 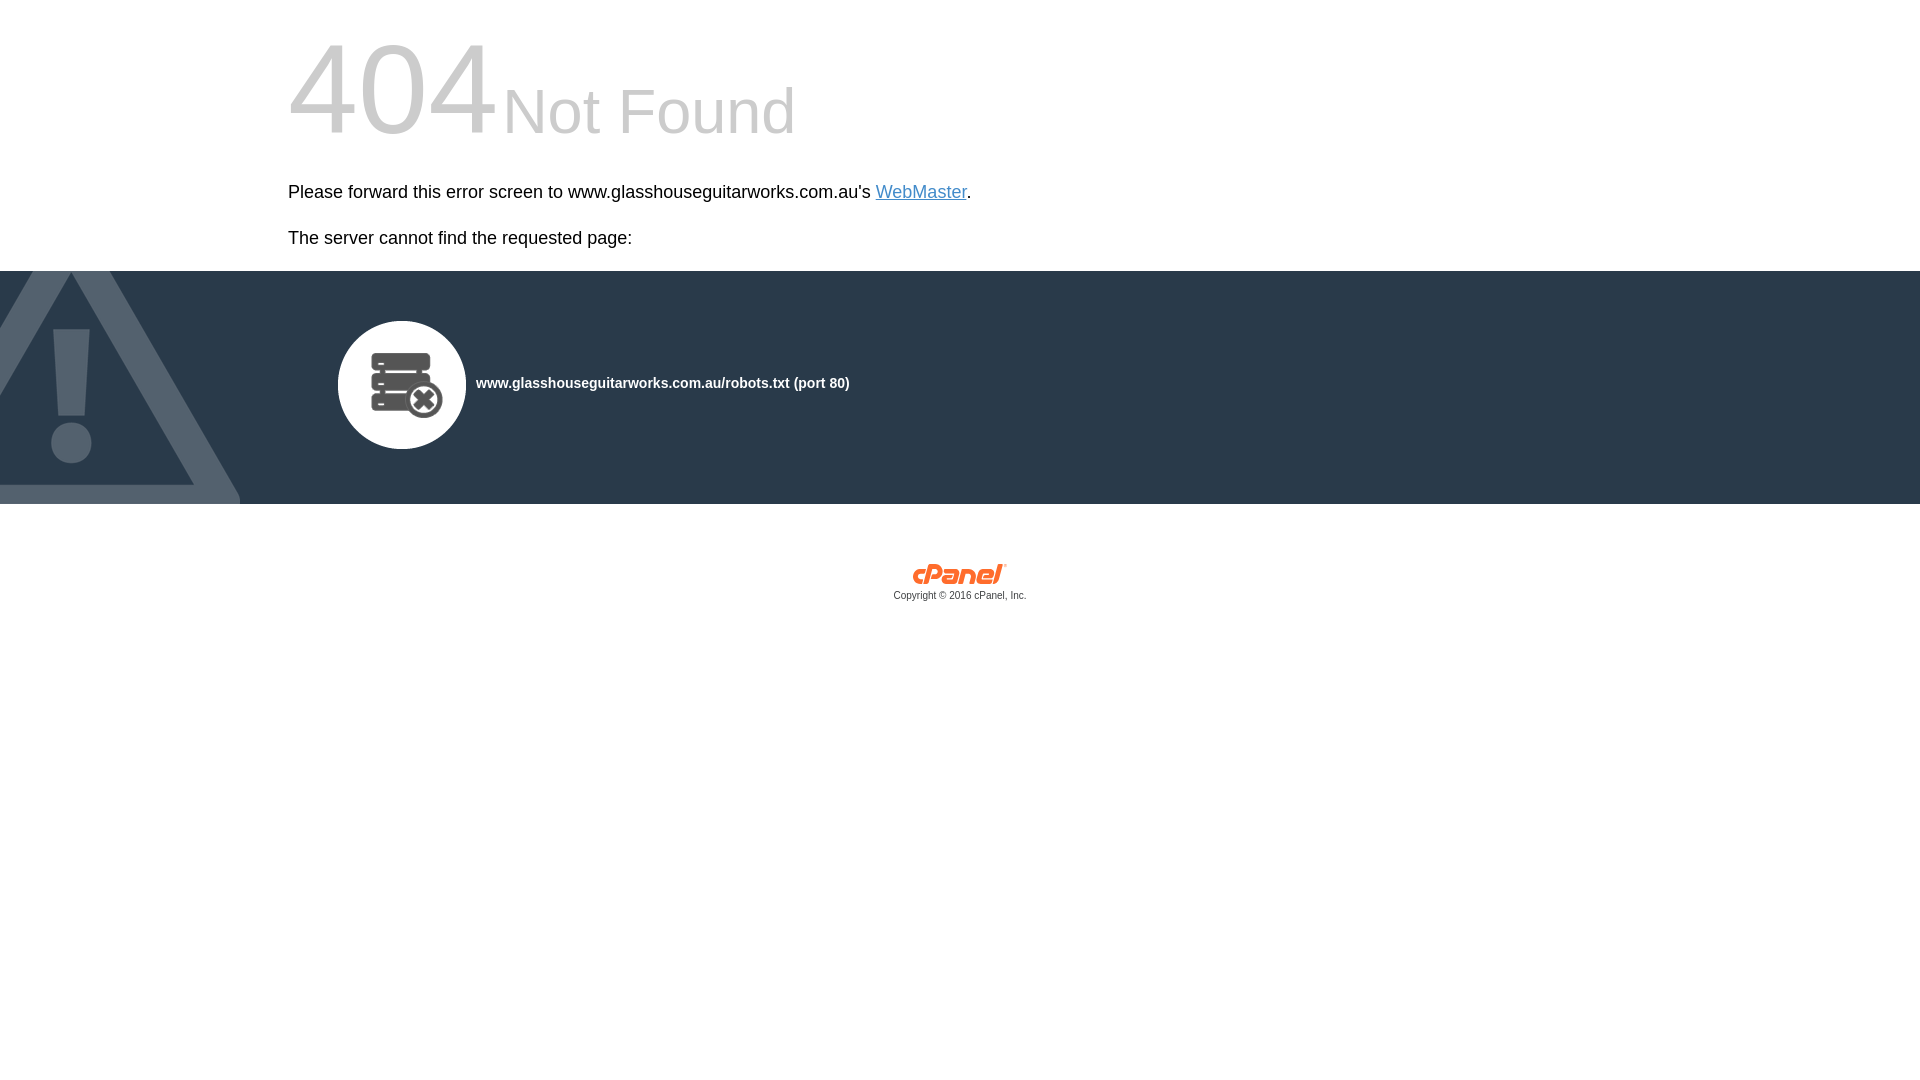 I want to click on 'WebMaster', so click(x=920, y=192).